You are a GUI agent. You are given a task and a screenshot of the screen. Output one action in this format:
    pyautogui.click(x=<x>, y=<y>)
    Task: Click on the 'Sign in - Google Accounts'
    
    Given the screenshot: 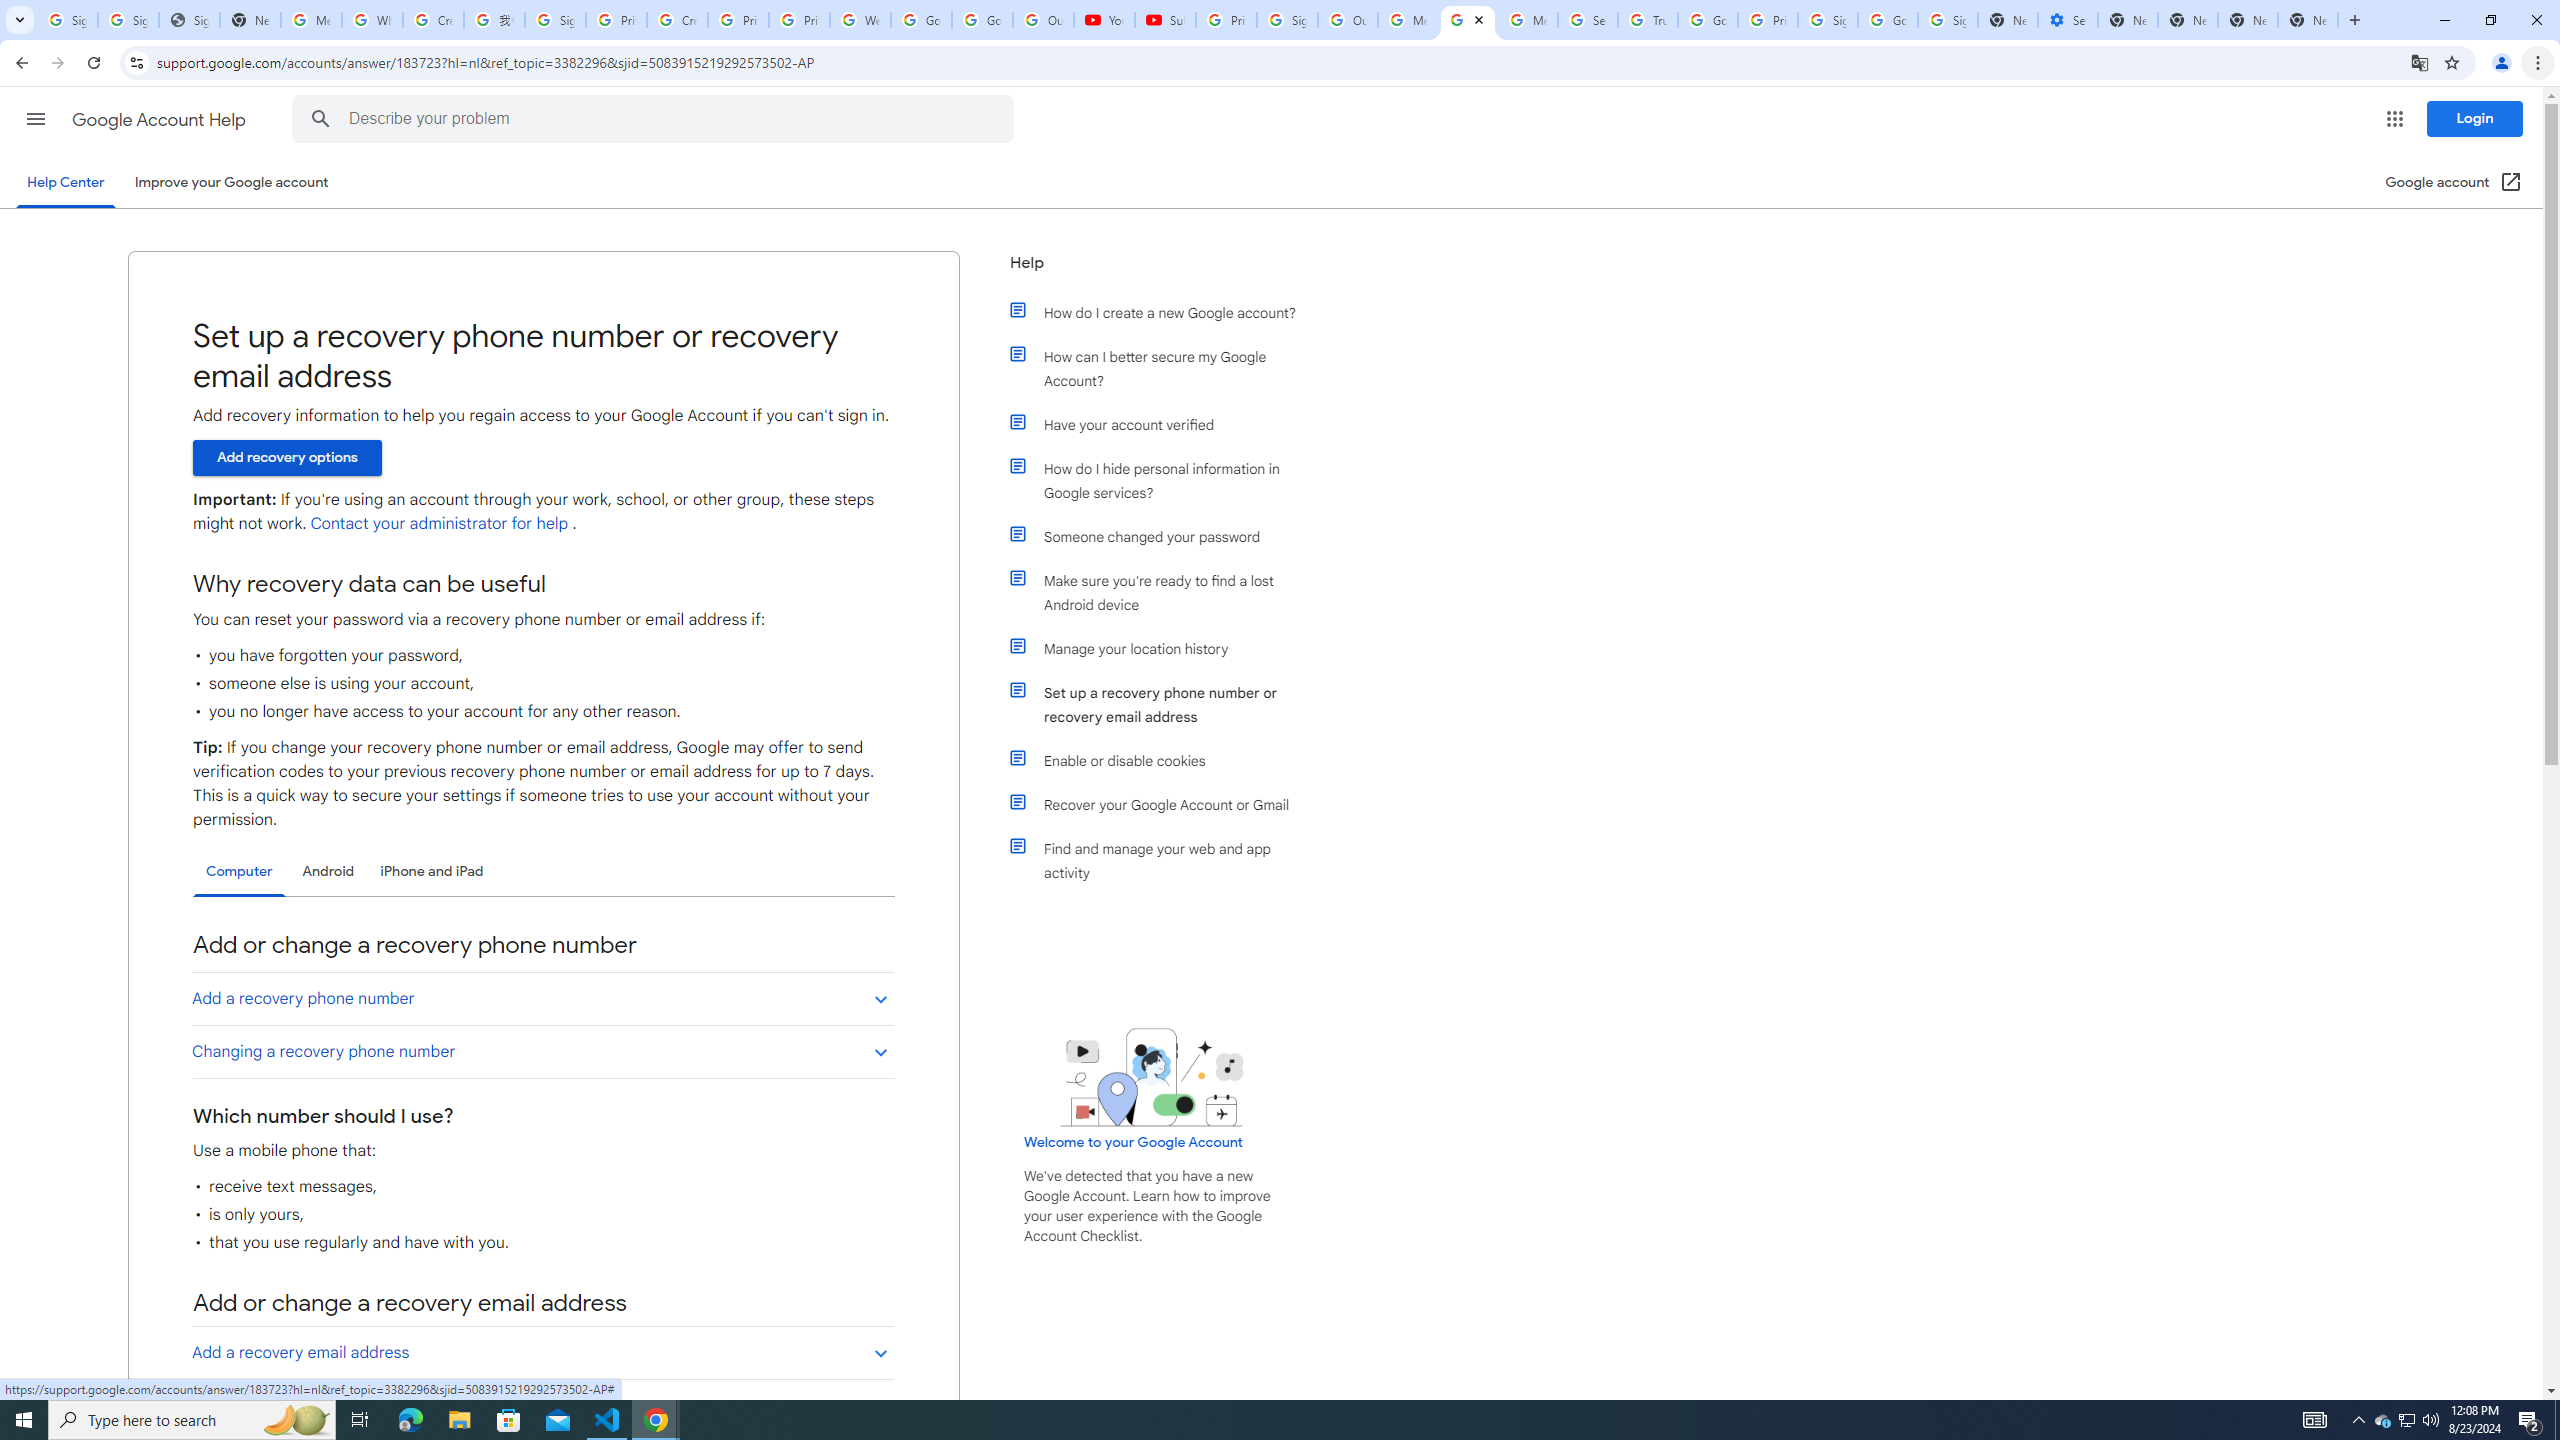 What is the action you would take?
    pyautogui.click(x=66, y=19)
    